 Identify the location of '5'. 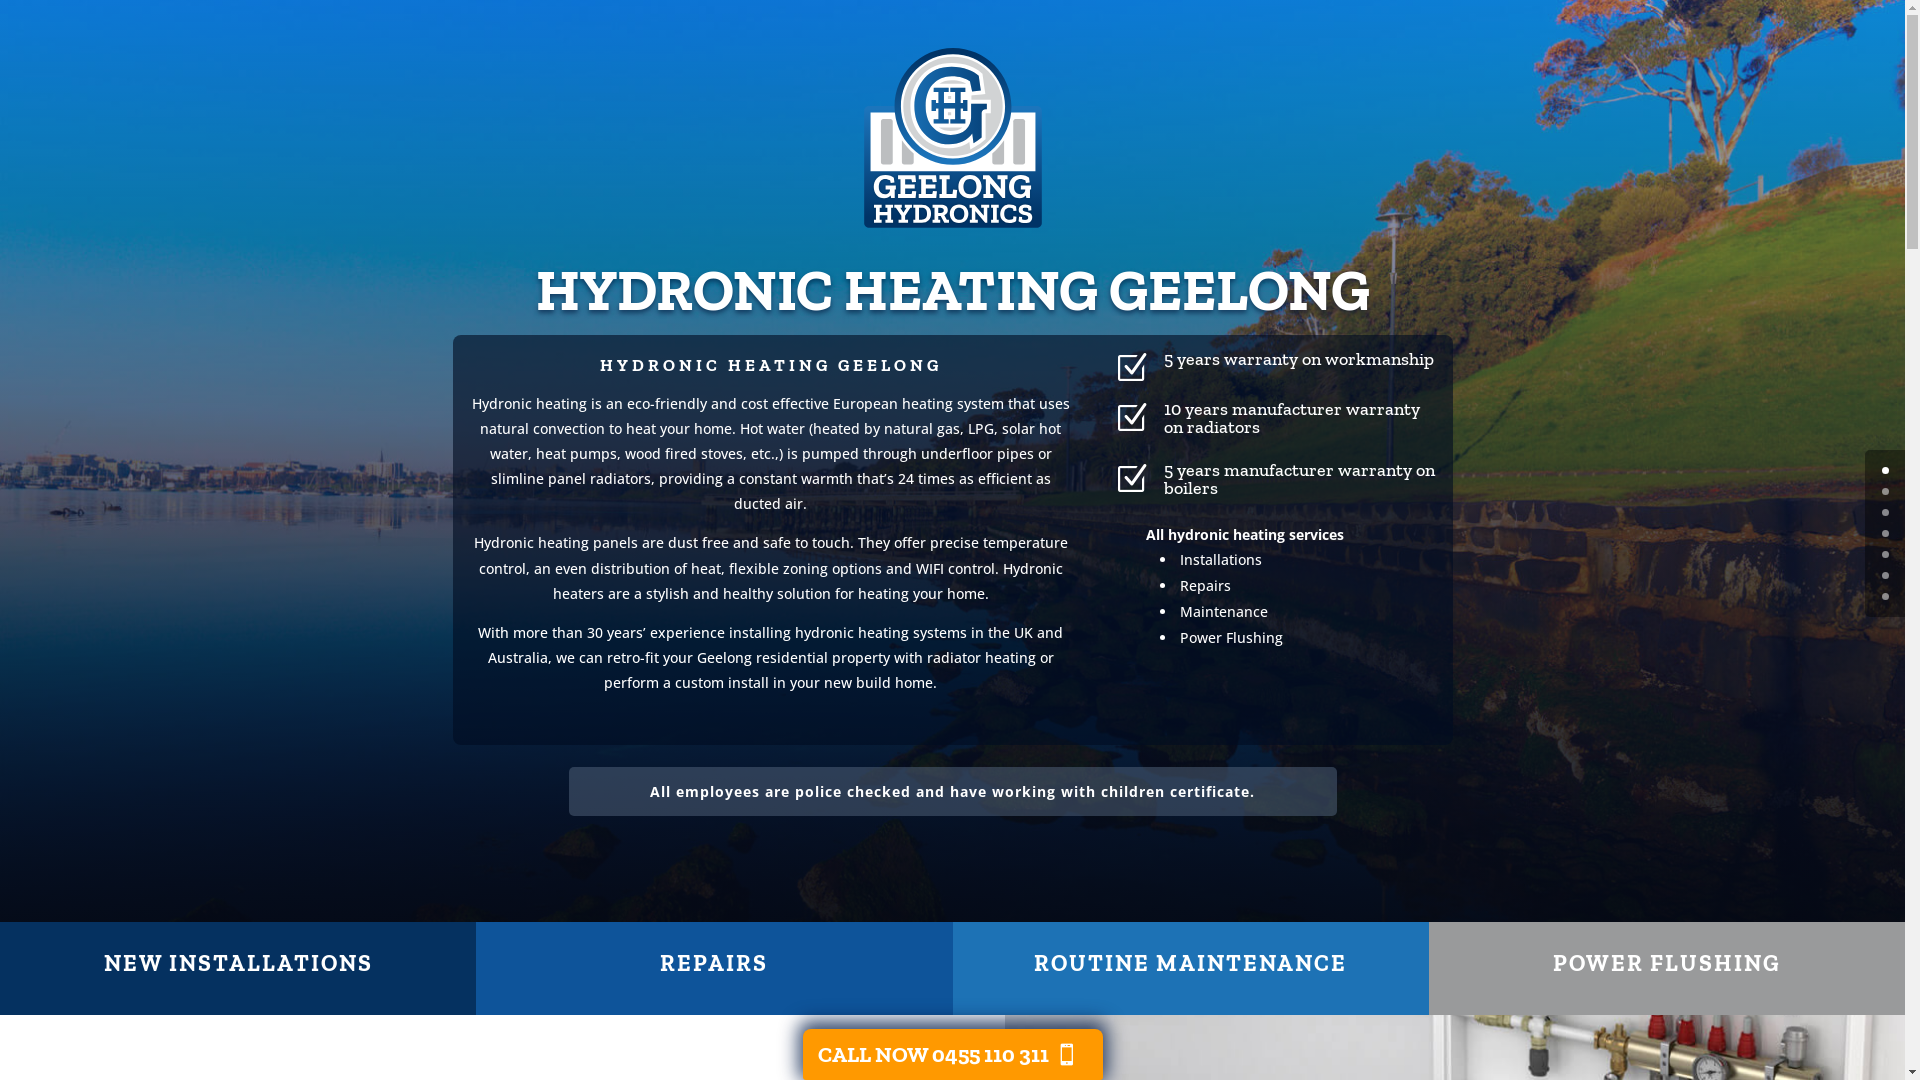
(1884, 575).